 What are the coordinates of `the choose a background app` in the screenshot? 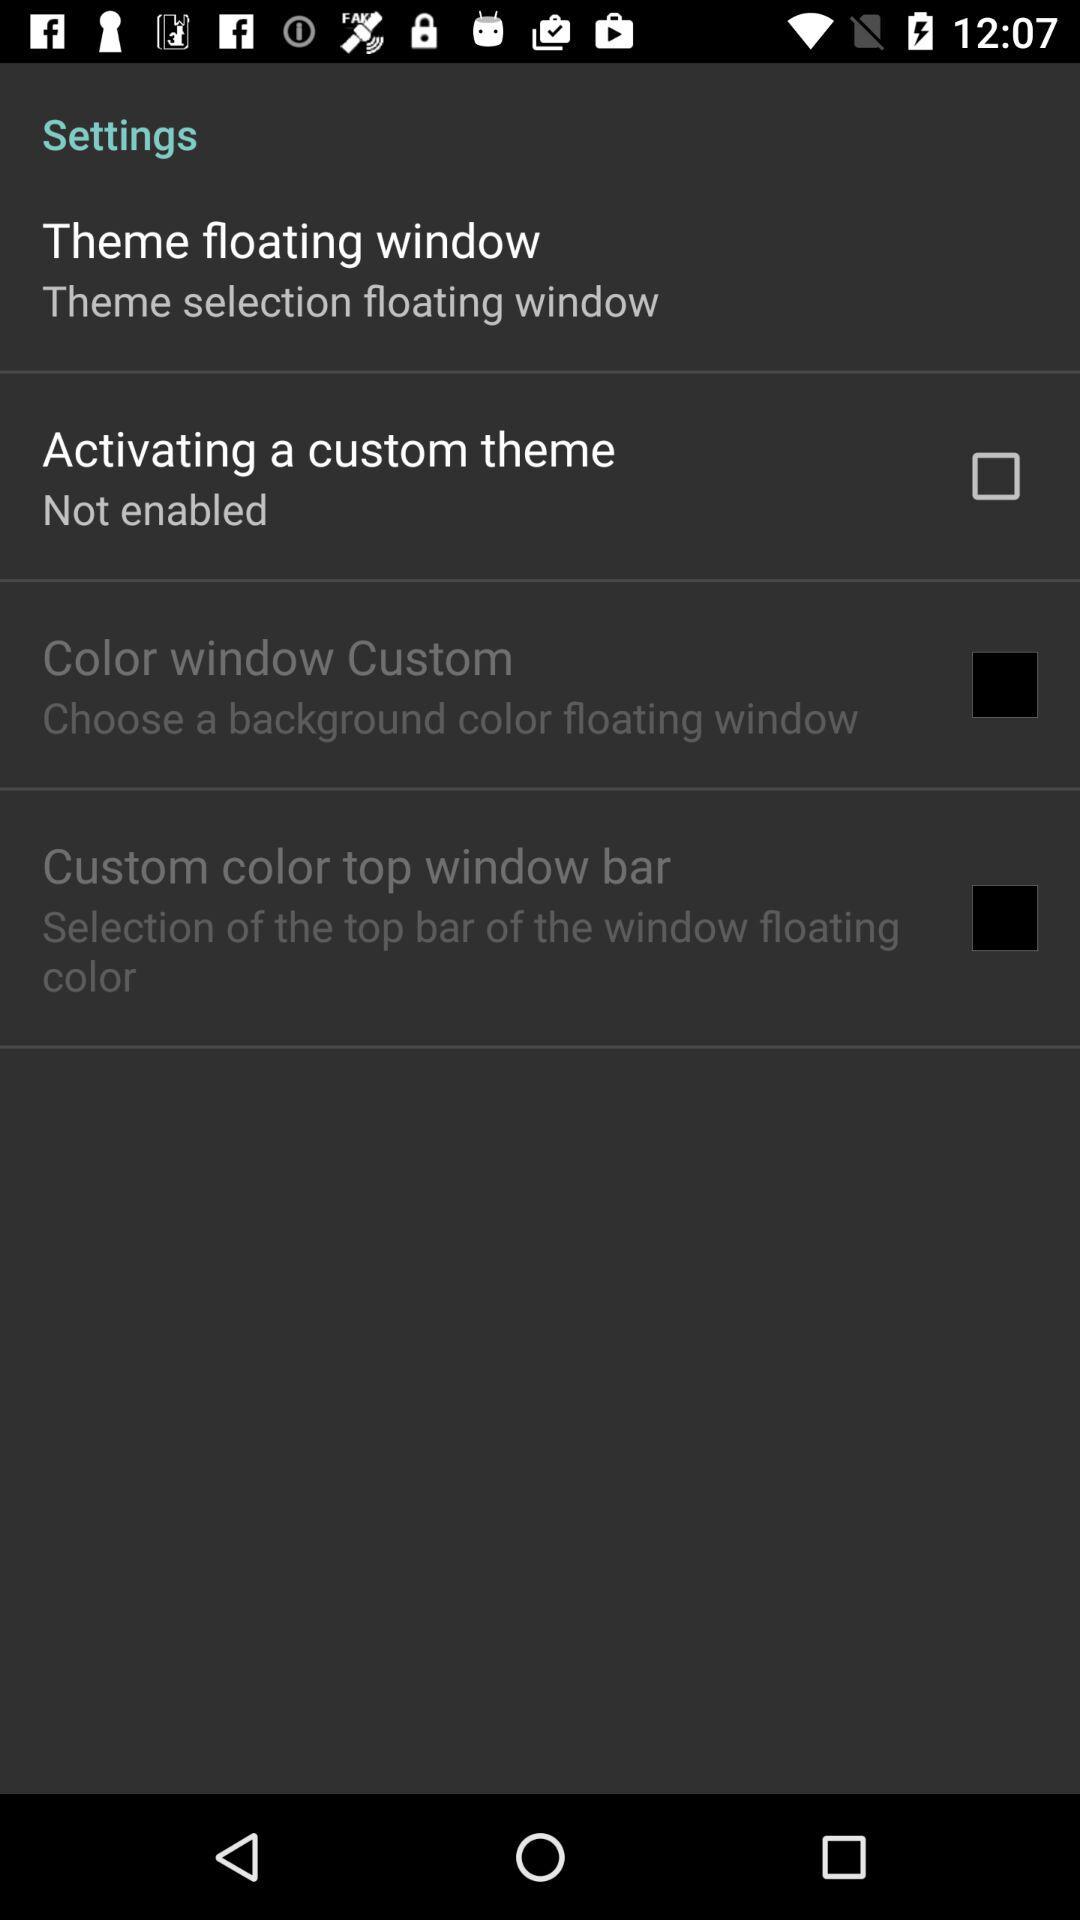 It's located at (450, 716).